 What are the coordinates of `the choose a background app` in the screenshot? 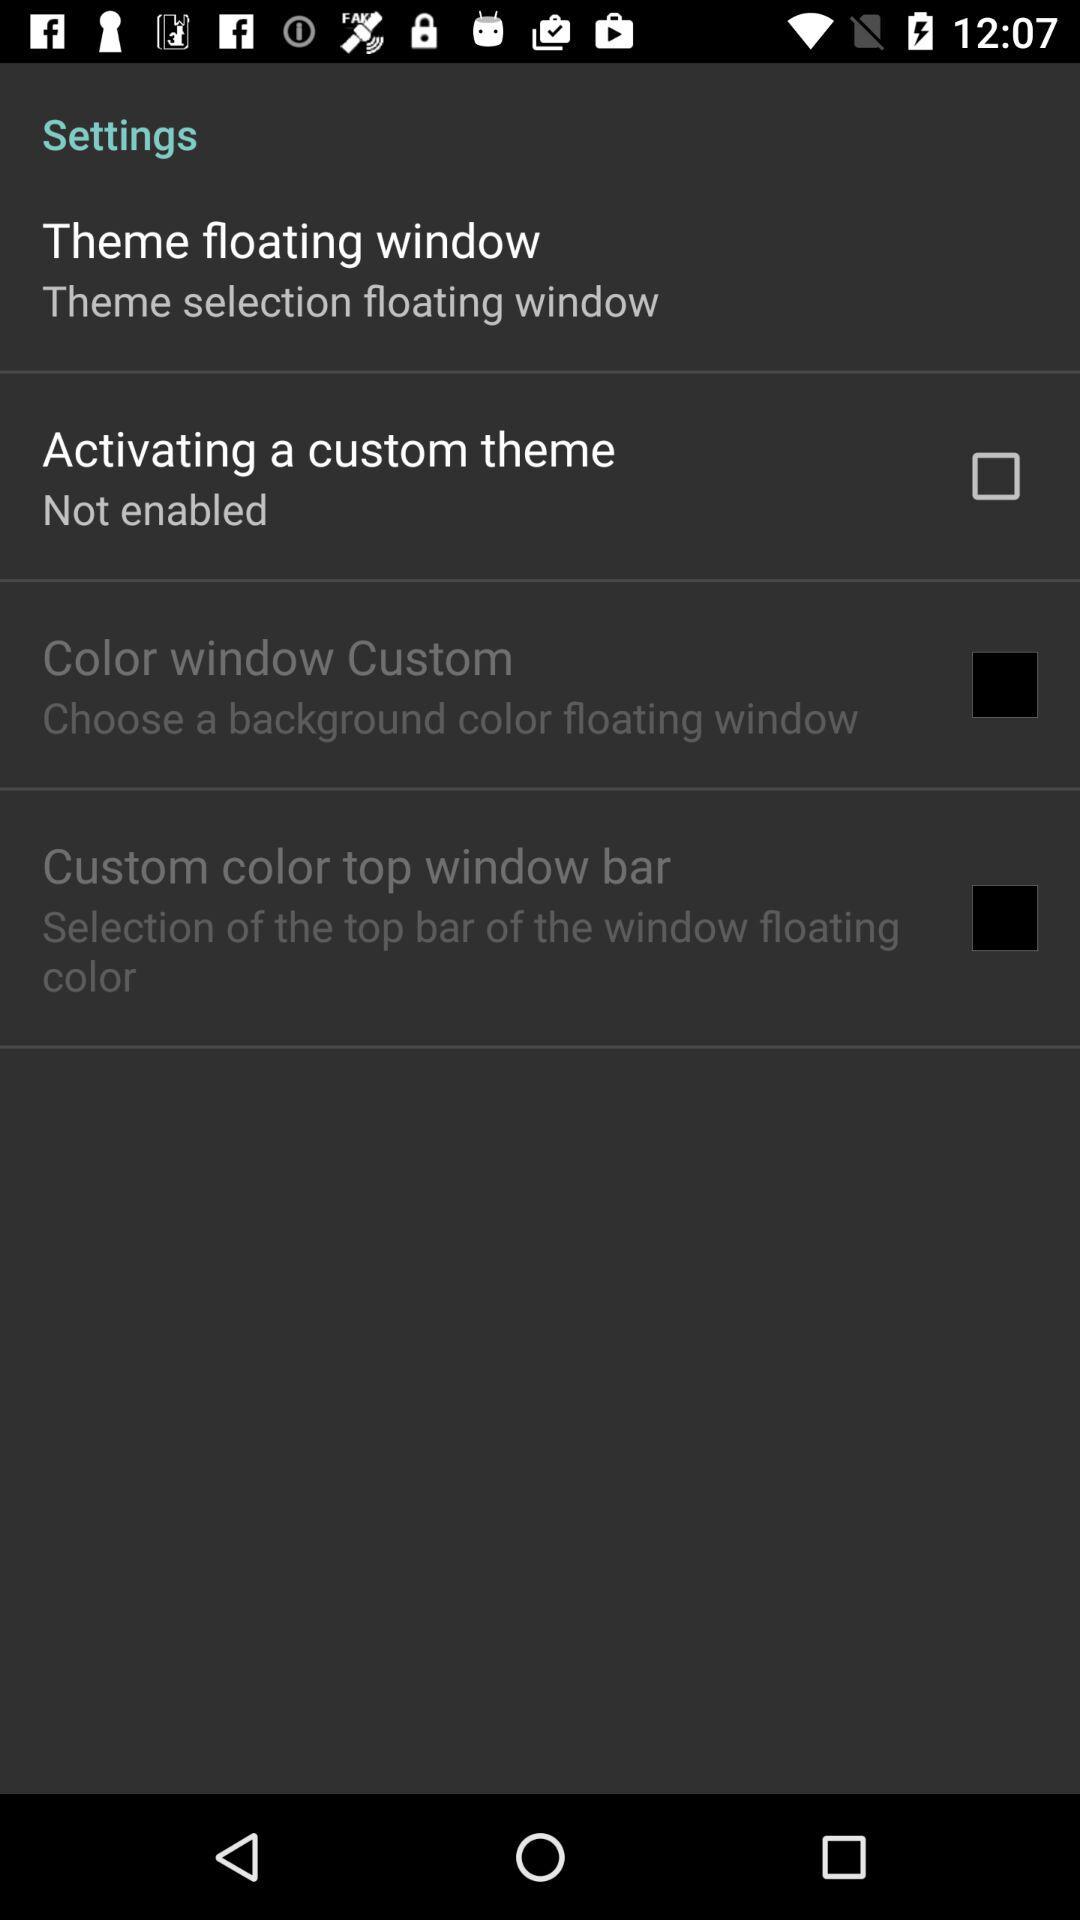 It's located at (450, 716).